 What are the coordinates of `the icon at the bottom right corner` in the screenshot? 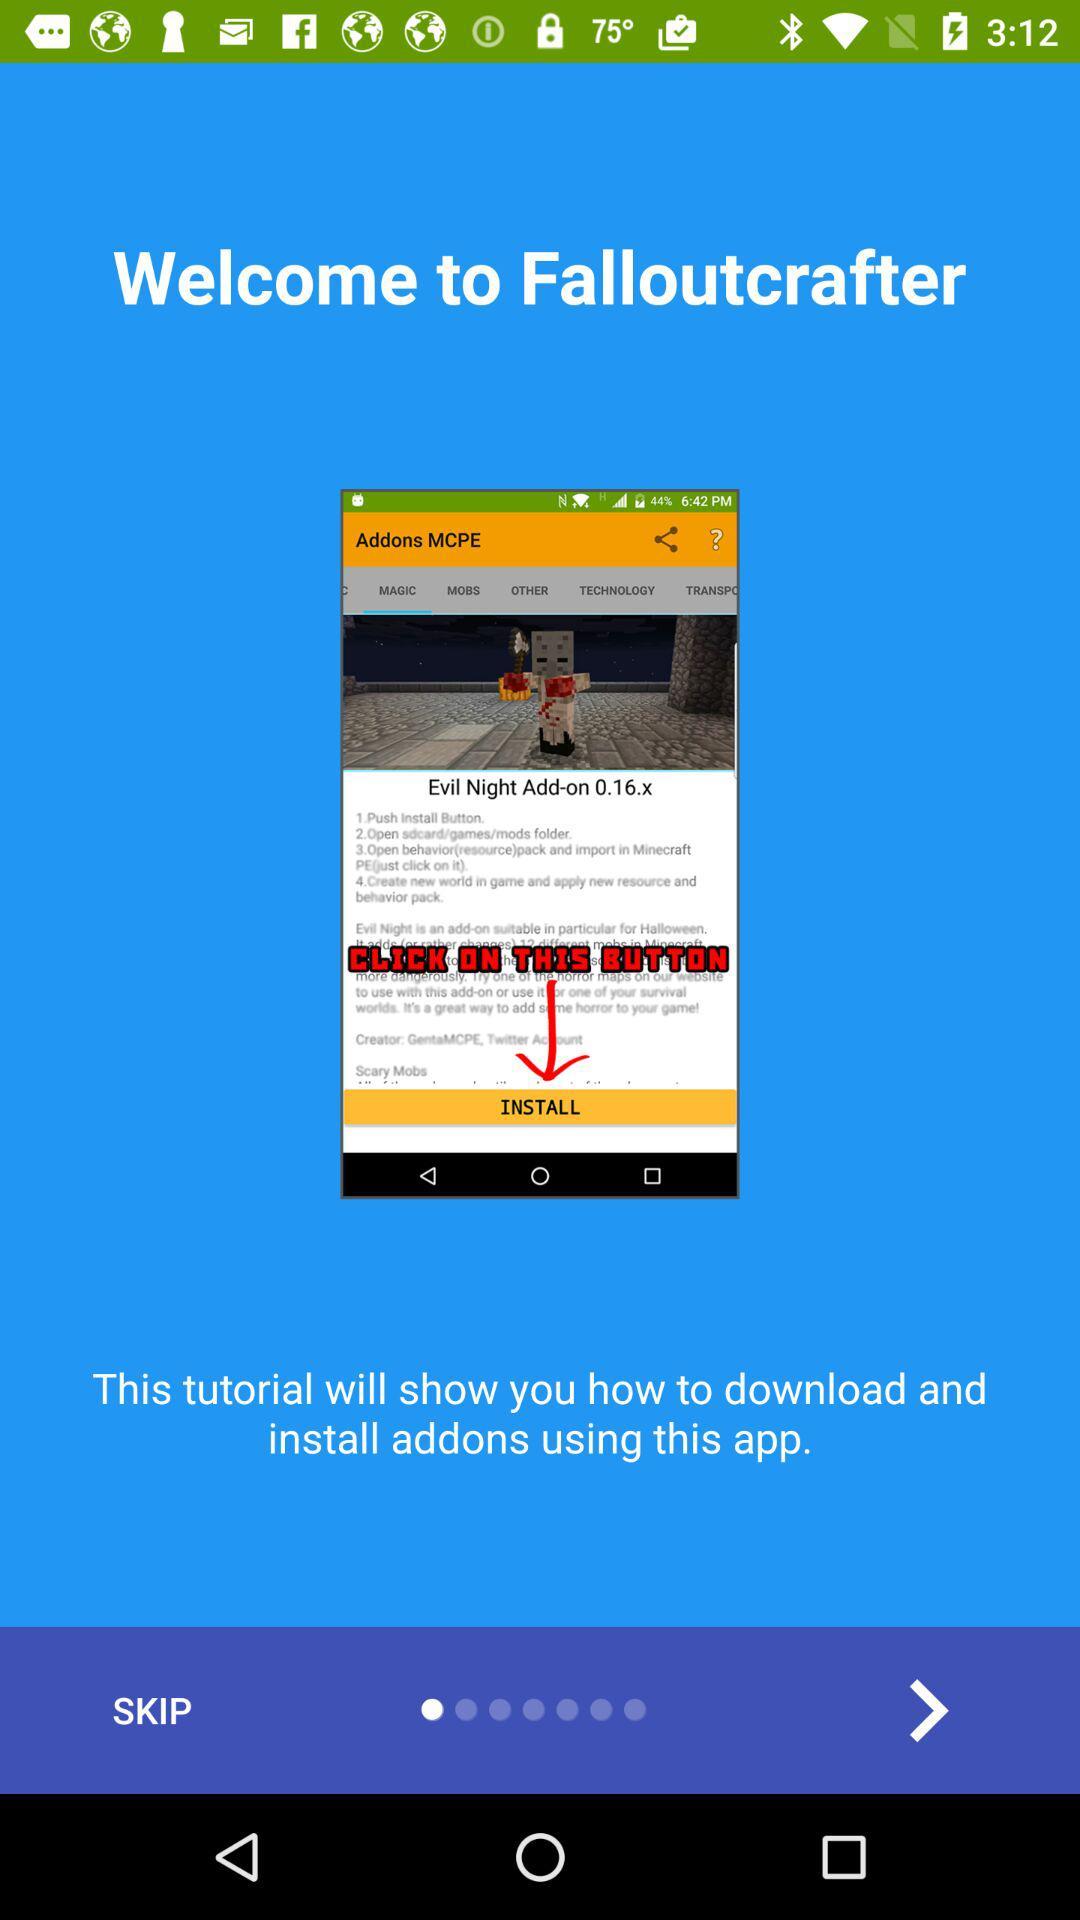 It's located at (927, 1709).